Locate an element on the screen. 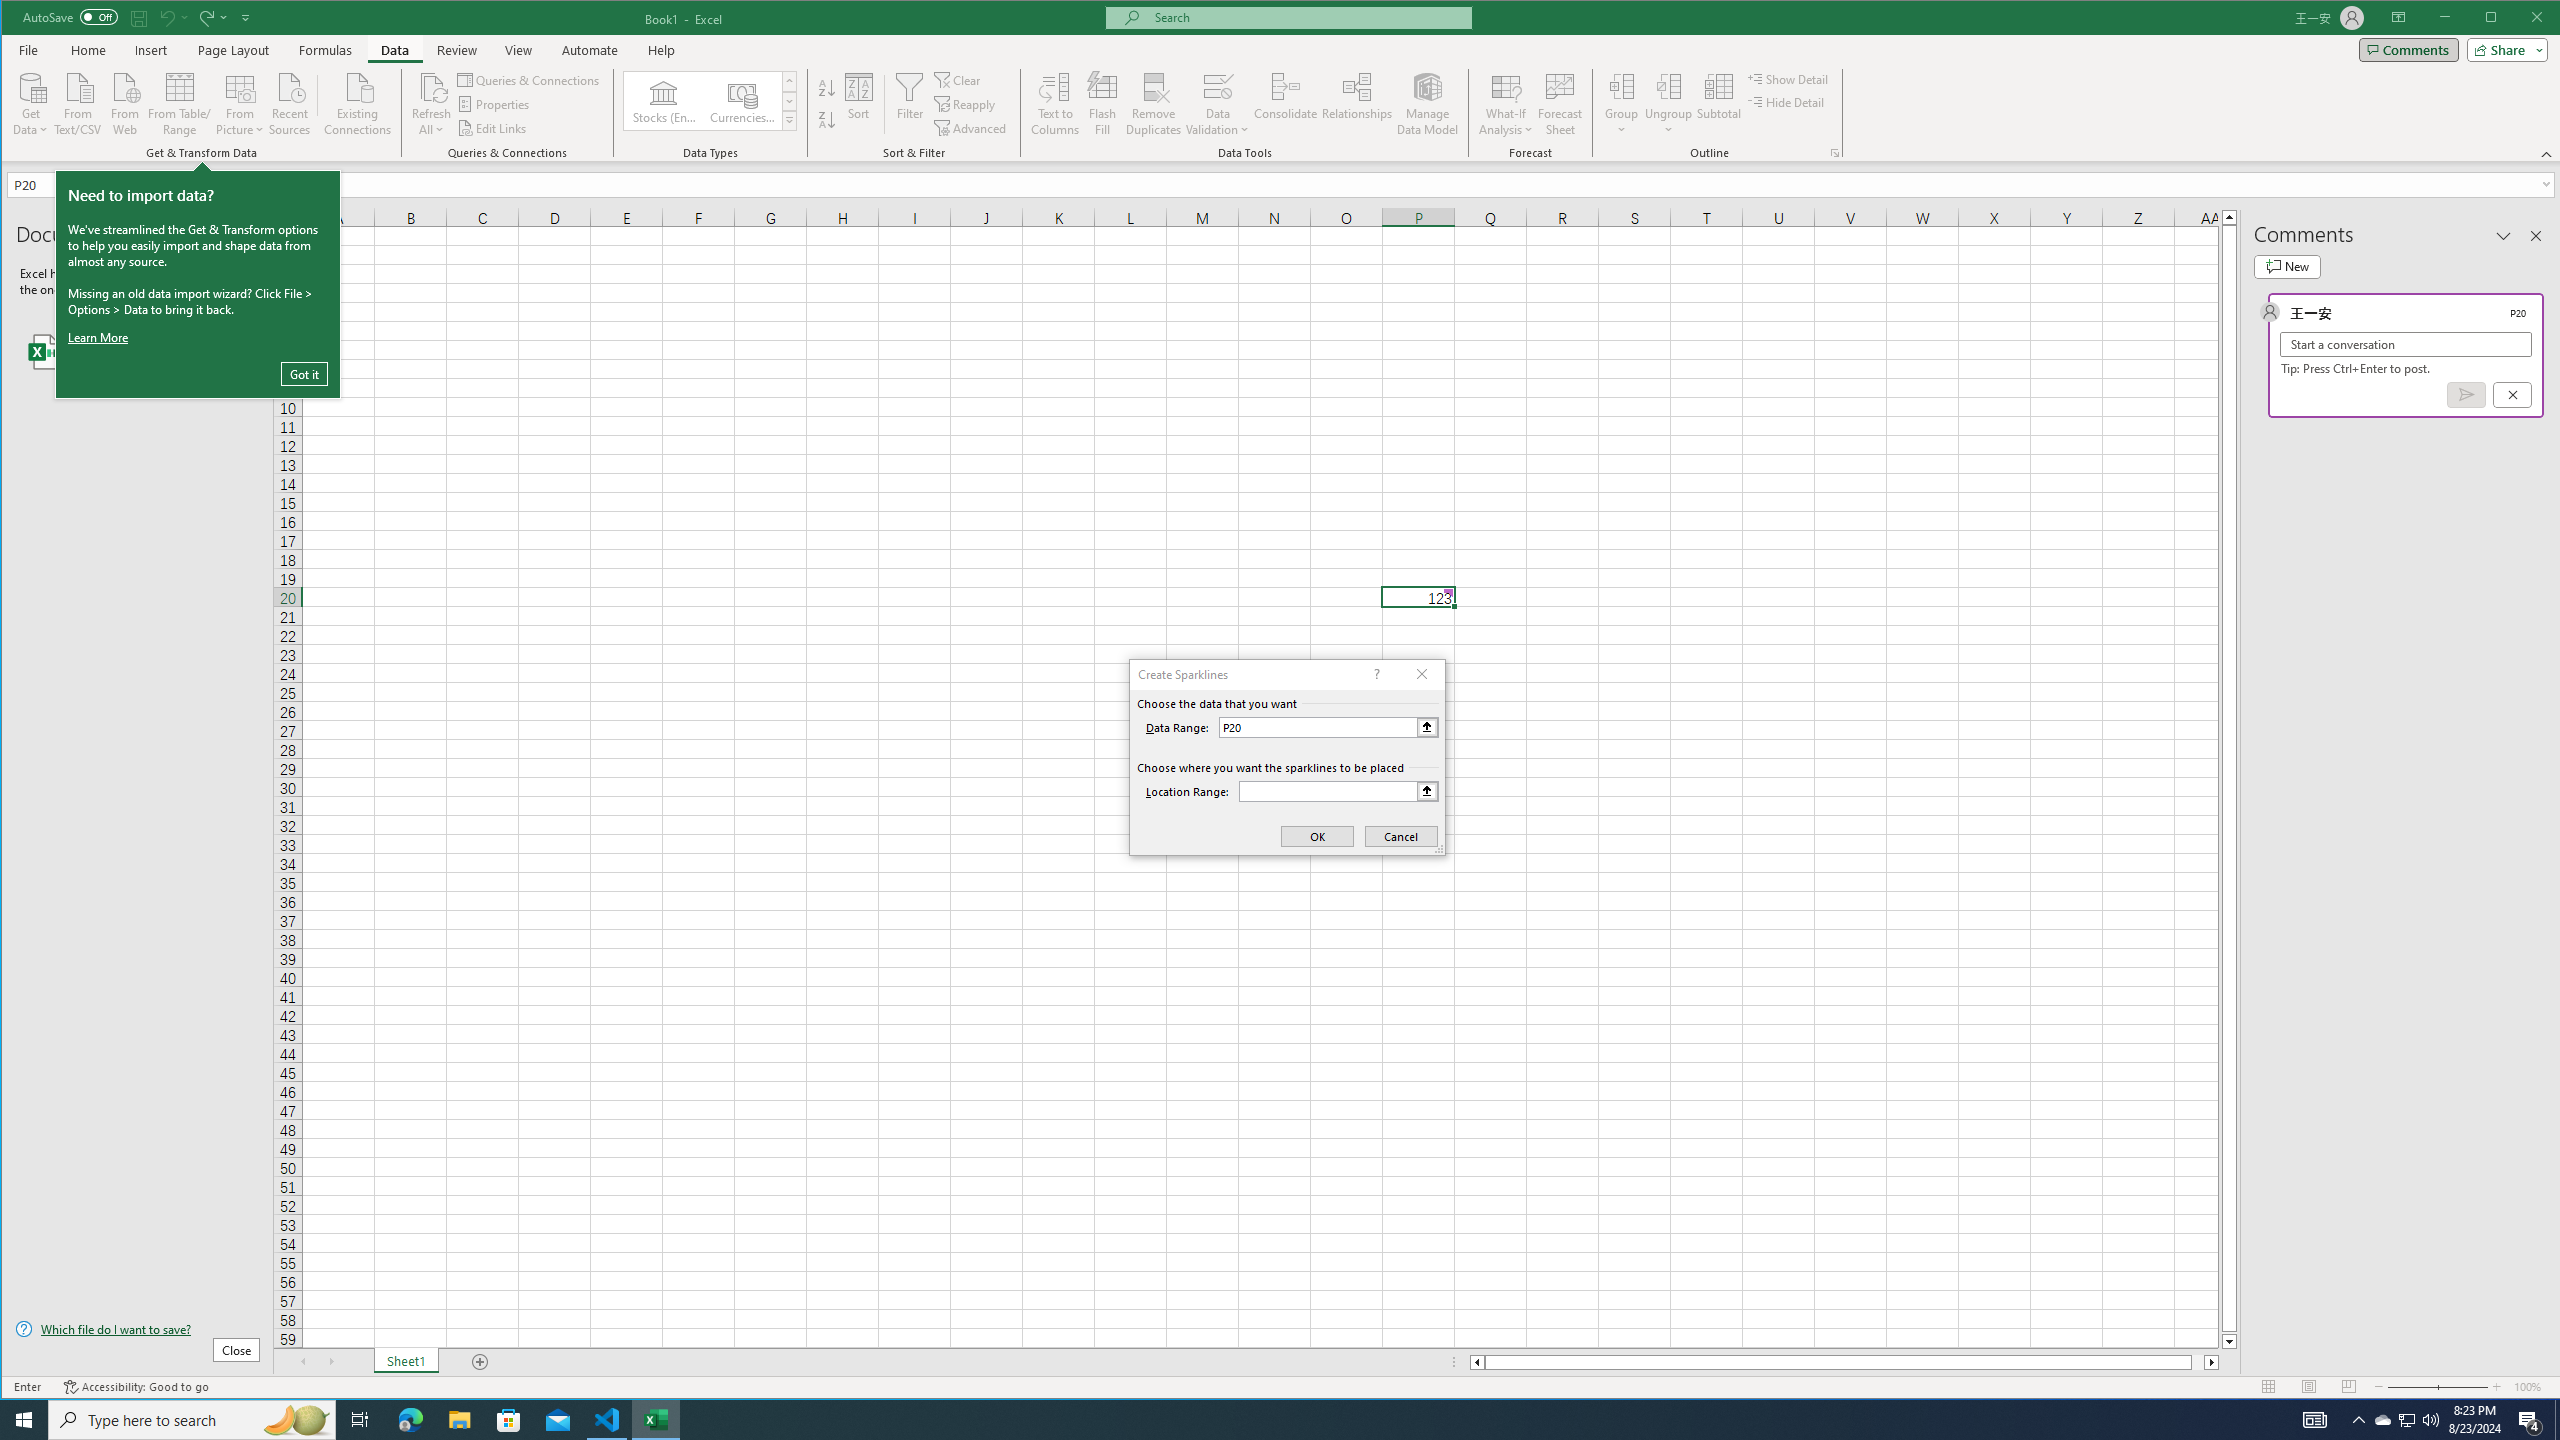  'Stocks (English)' is located at coordinates (664, 100).